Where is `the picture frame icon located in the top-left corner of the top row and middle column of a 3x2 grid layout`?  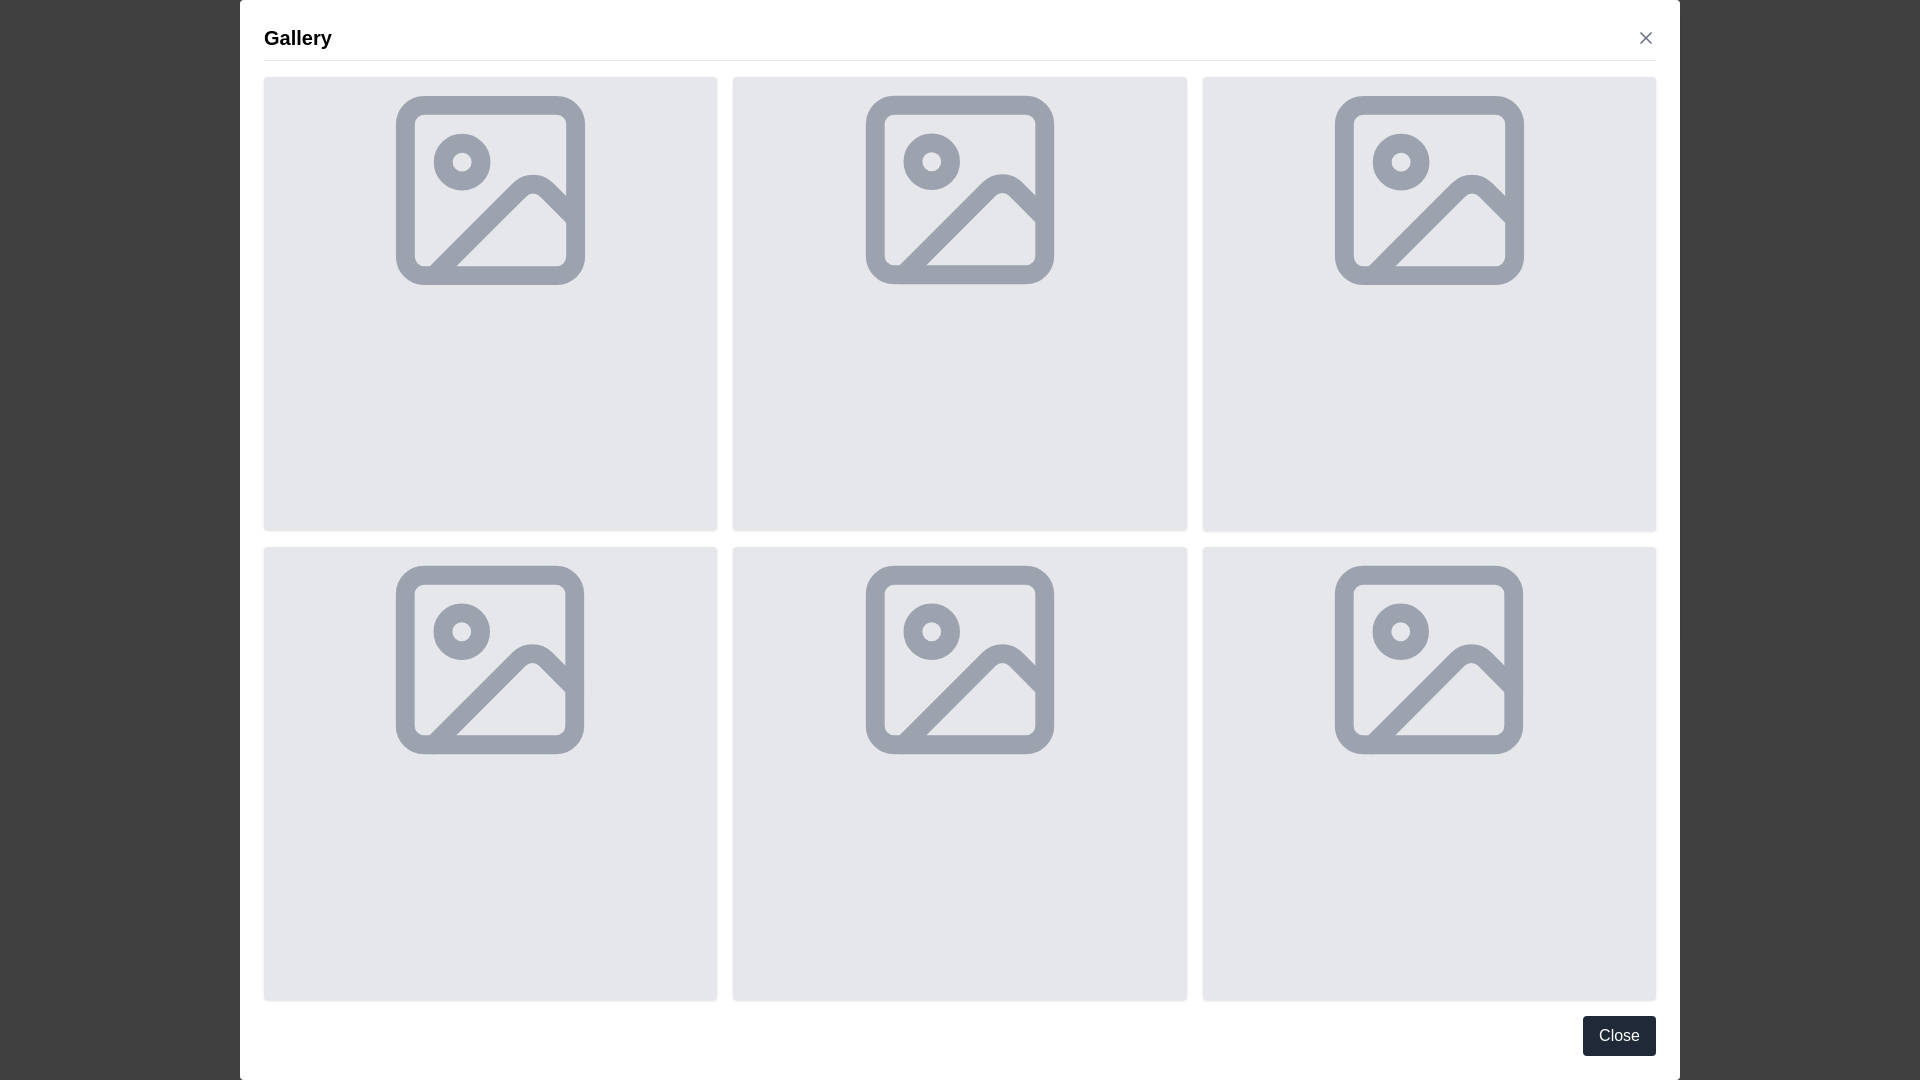 the picture frame icon located in the top-left corner of the top row and middle column of a 3x2 grid layout is located at coordinates (960, 190).